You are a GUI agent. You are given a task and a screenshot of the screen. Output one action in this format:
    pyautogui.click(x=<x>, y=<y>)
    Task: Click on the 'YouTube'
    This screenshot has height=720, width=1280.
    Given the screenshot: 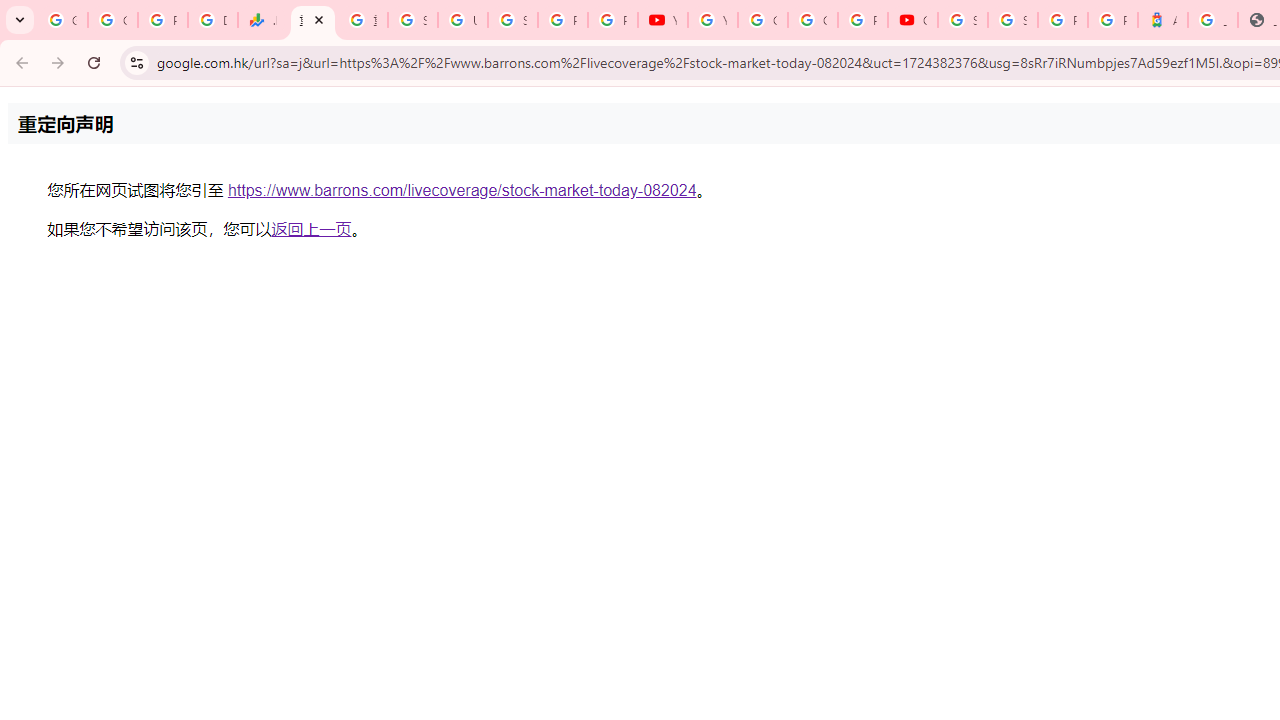 What is the action you would take?
    pyautogui.click(x=663, y=20)
    